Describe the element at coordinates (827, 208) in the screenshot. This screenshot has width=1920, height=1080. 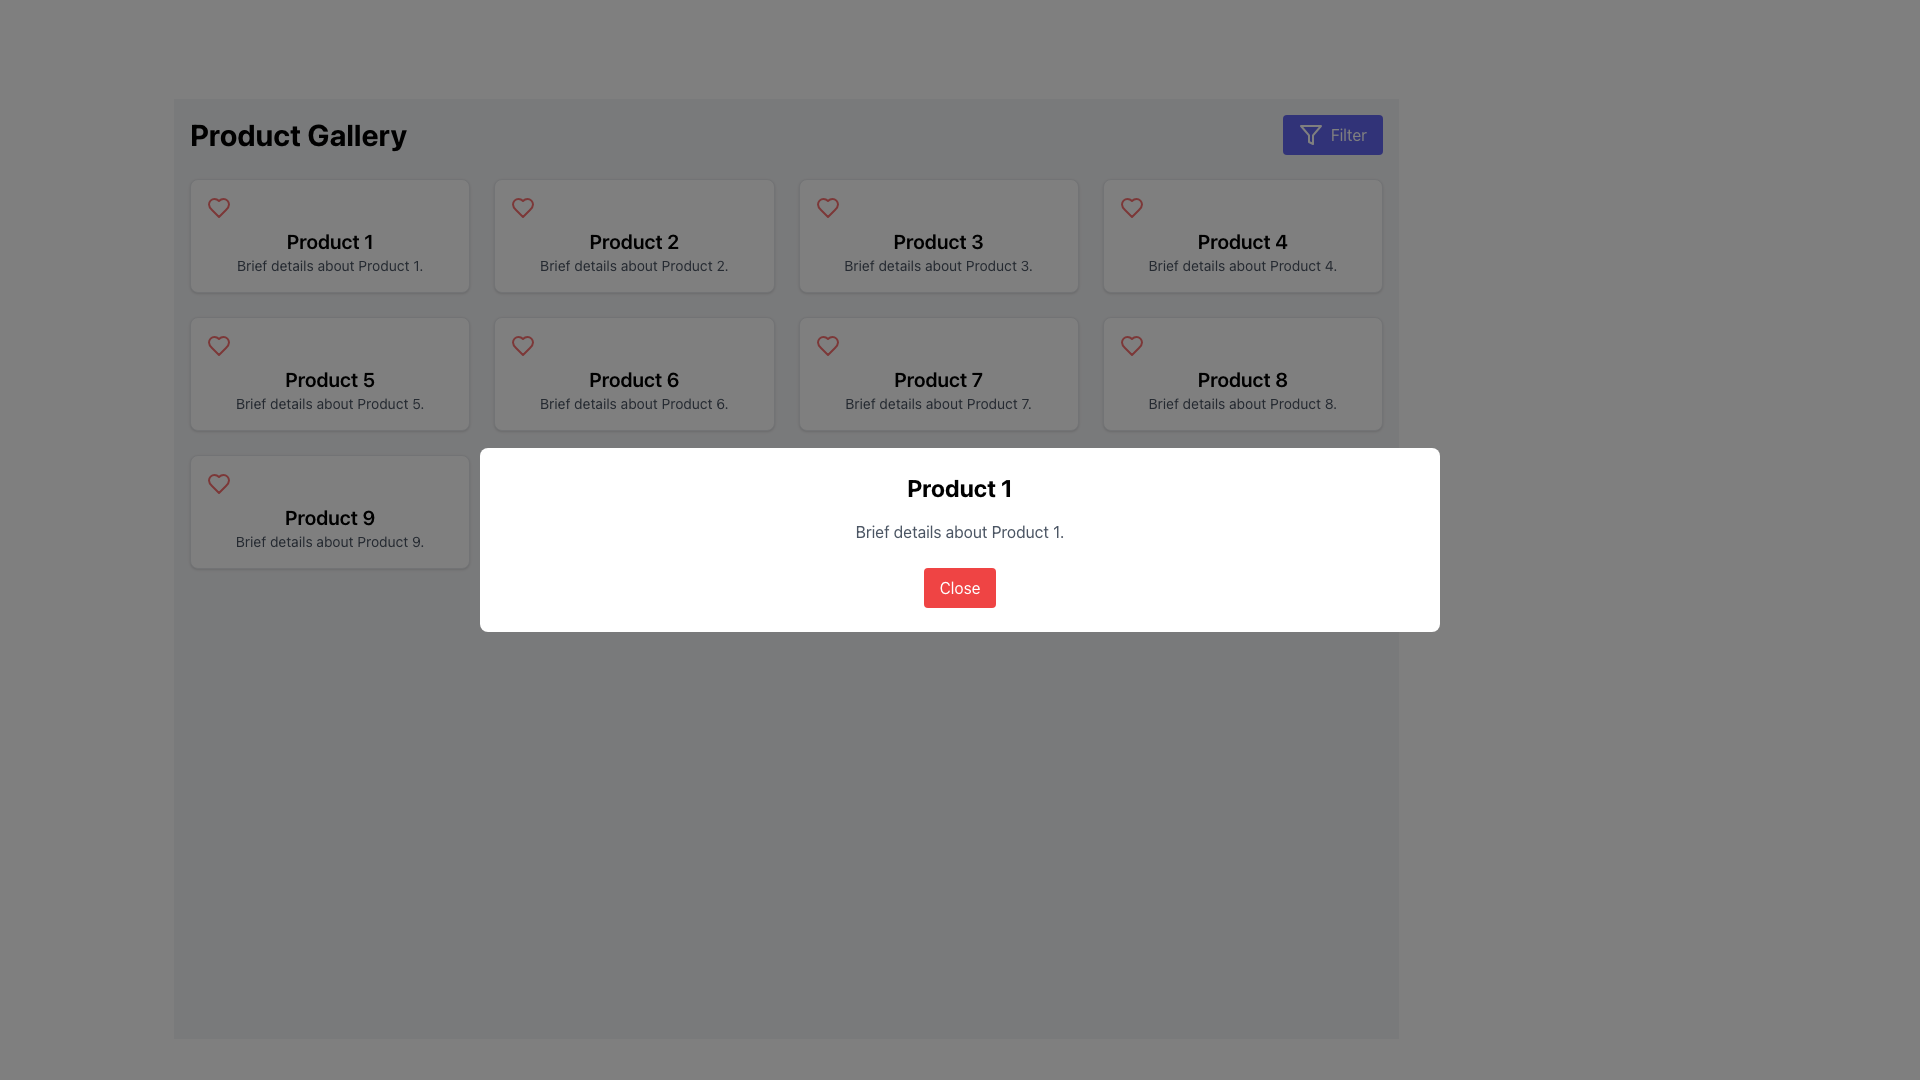
I see `the heart icon in the top-right corner of the Product 3 card to favorite or unfavorite the corresponding product` at that location.